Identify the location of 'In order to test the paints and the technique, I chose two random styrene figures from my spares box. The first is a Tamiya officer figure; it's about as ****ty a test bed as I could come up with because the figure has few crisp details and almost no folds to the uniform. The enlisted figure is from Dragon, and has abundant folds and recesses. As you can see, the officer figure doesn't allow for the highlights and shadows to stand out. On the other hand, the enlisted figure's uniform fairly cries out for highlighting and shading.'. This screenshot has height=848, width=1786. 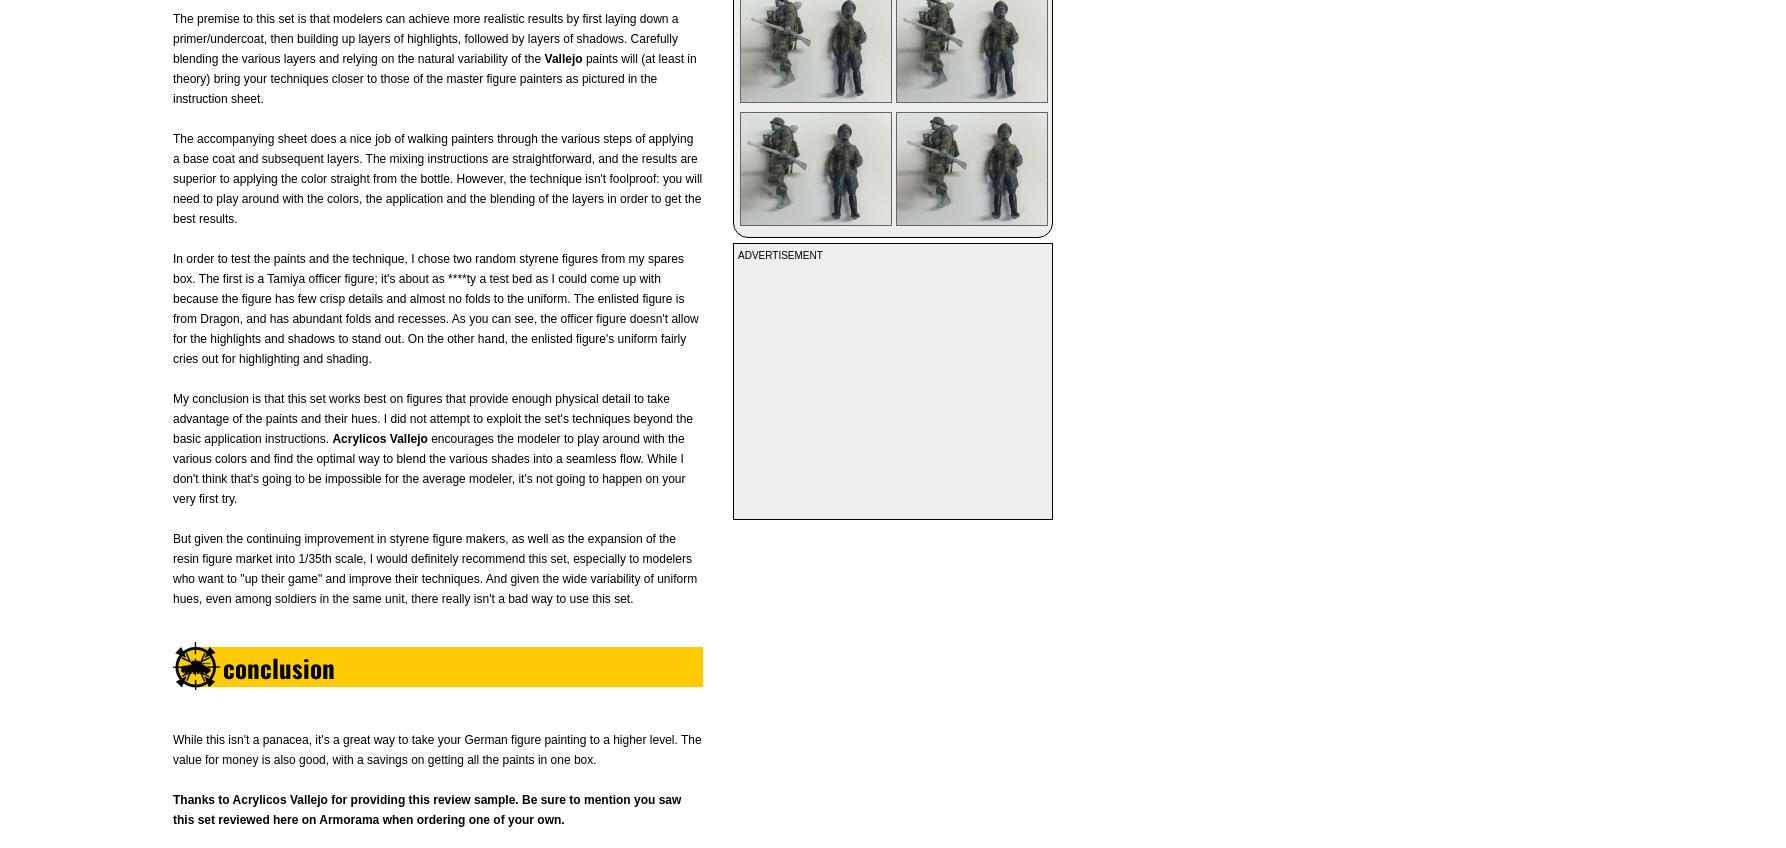
(172, 309).